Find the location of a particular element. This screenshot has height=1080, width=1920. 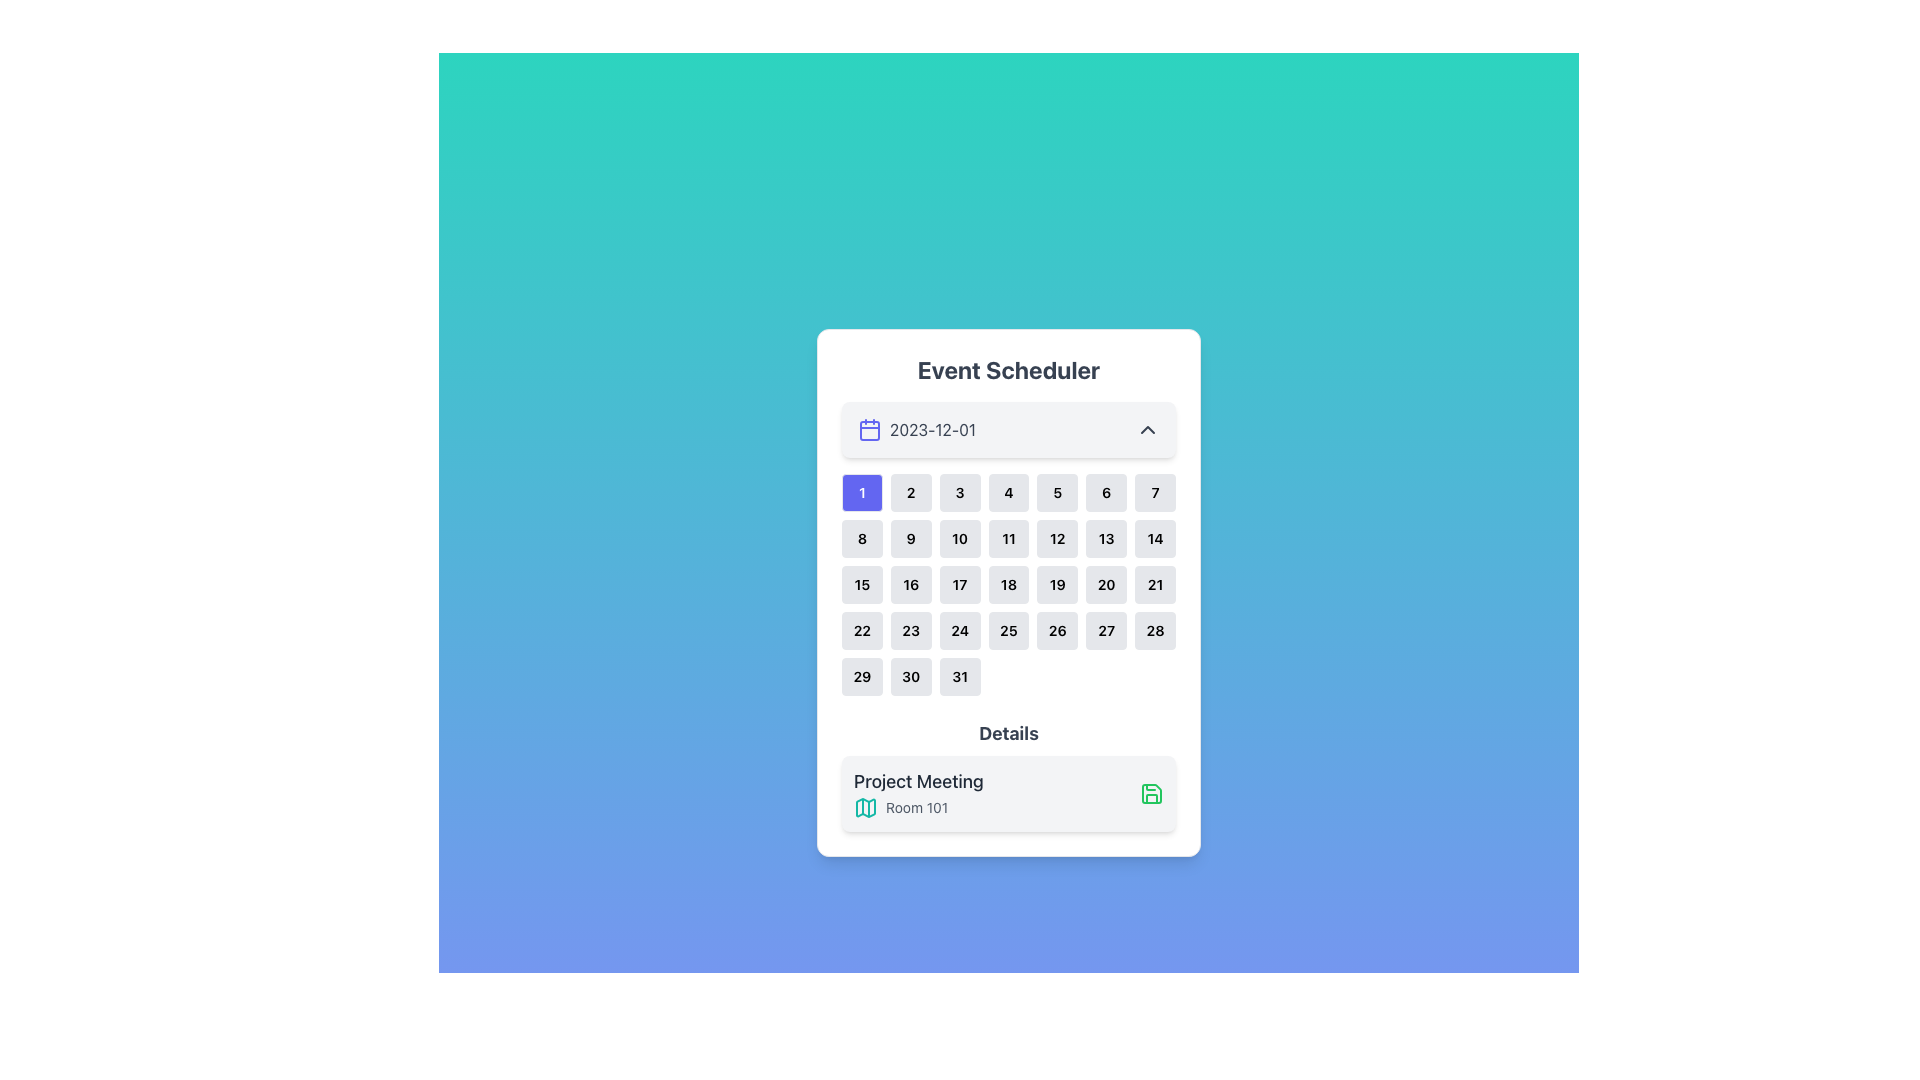

the button representing the 29th day of the month in the calendar widget is located at coordinates (862, 676).